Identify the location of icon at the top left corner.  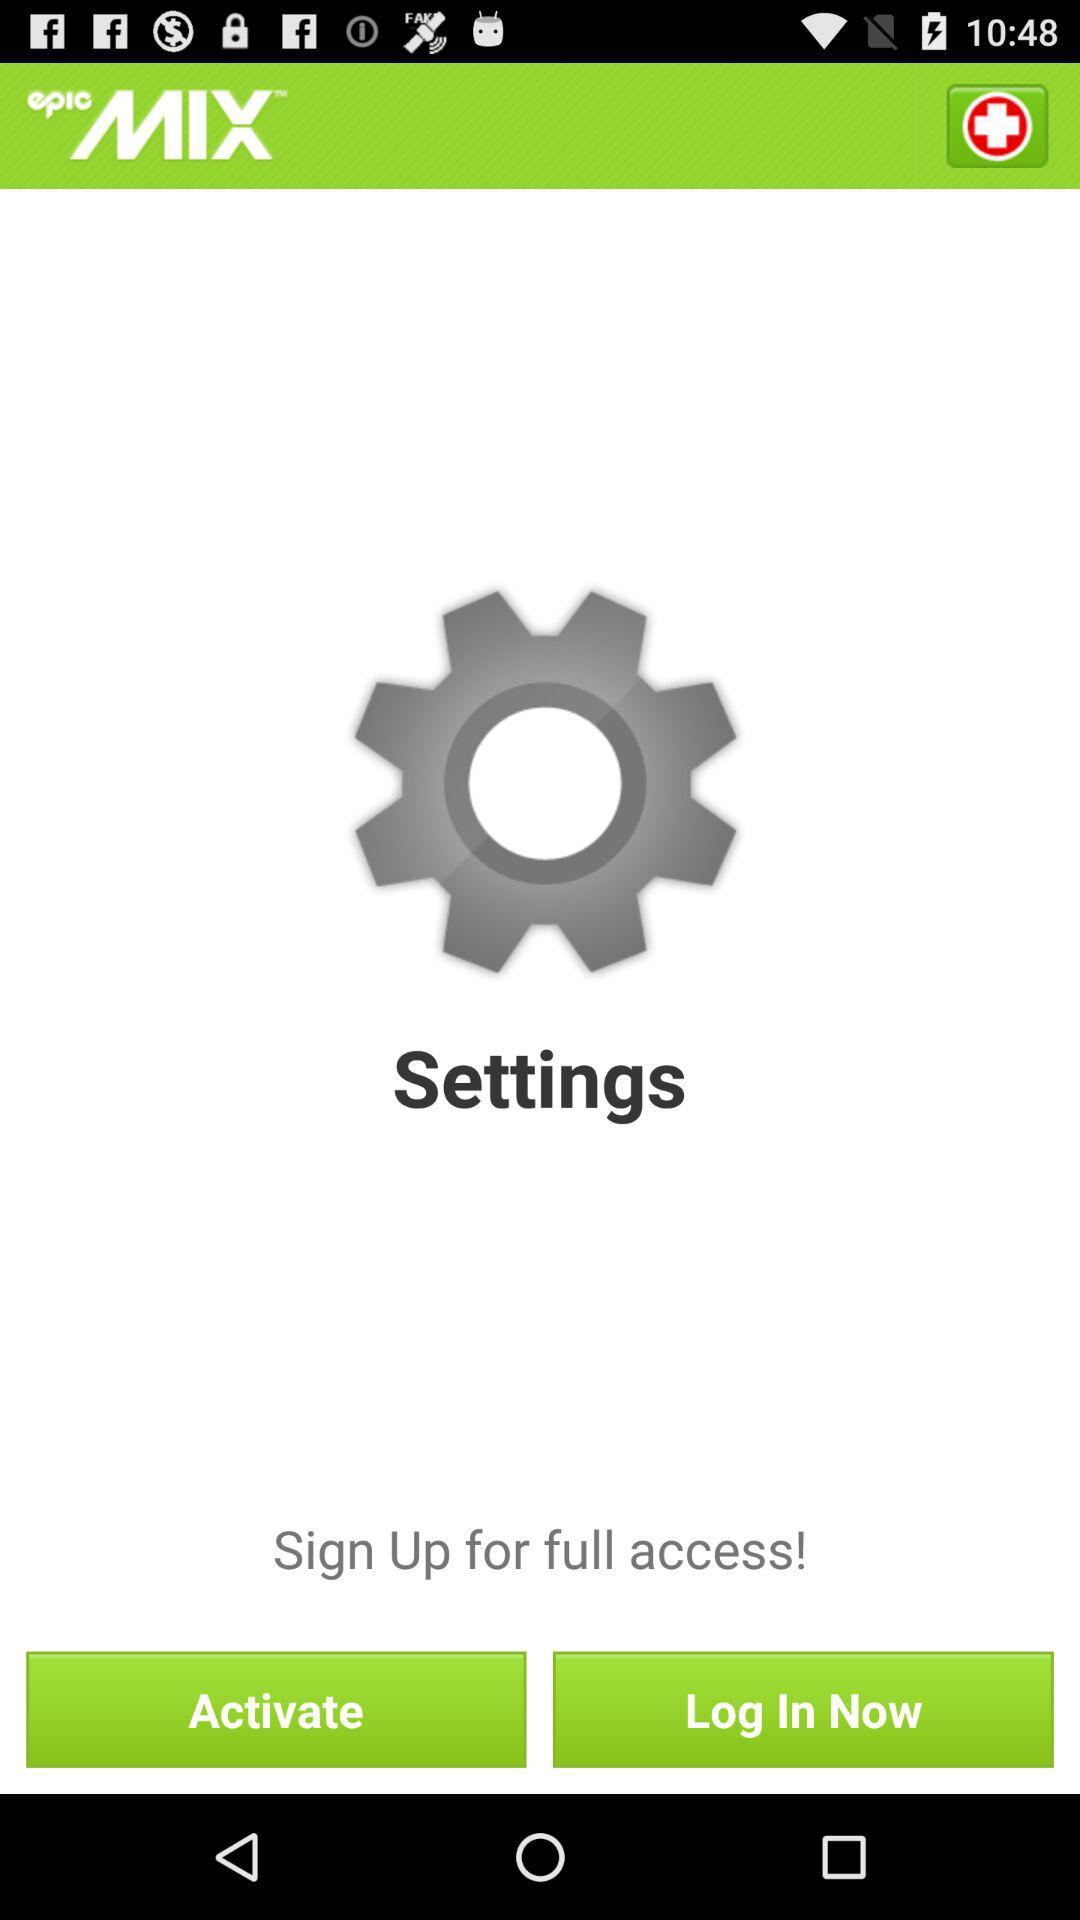
(156, 124).